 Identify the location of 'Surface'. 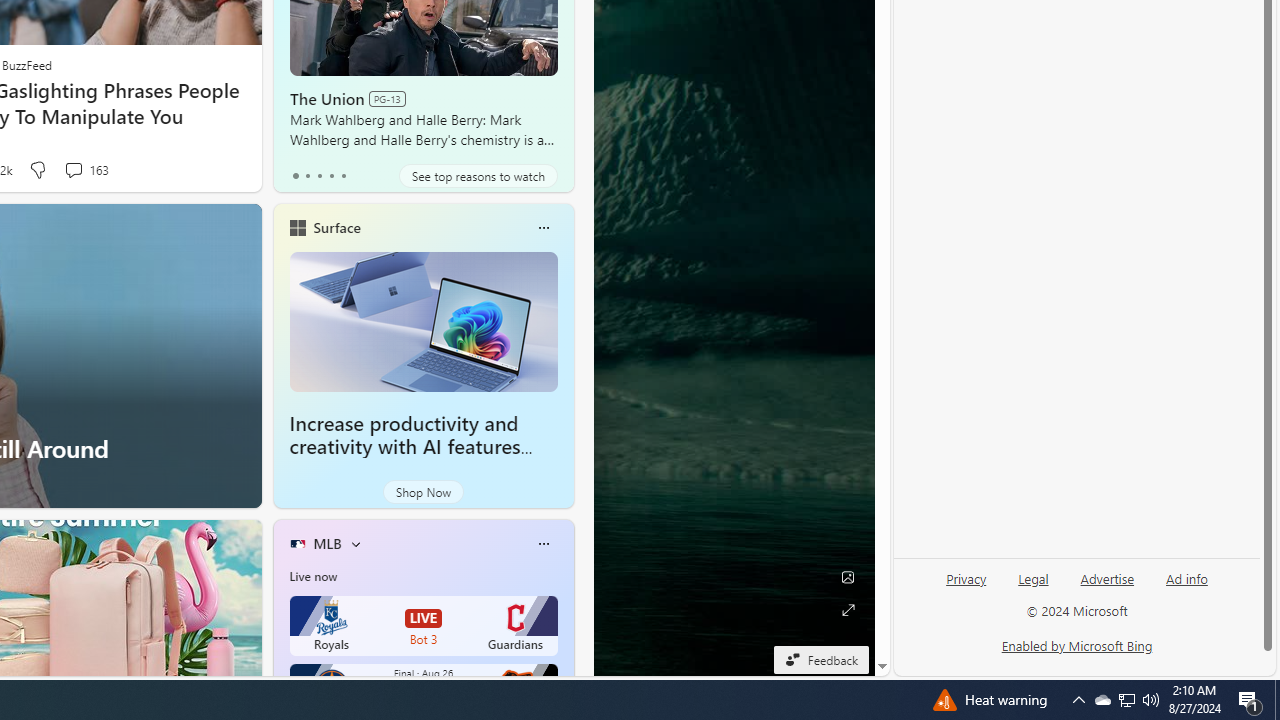
(337, 226).